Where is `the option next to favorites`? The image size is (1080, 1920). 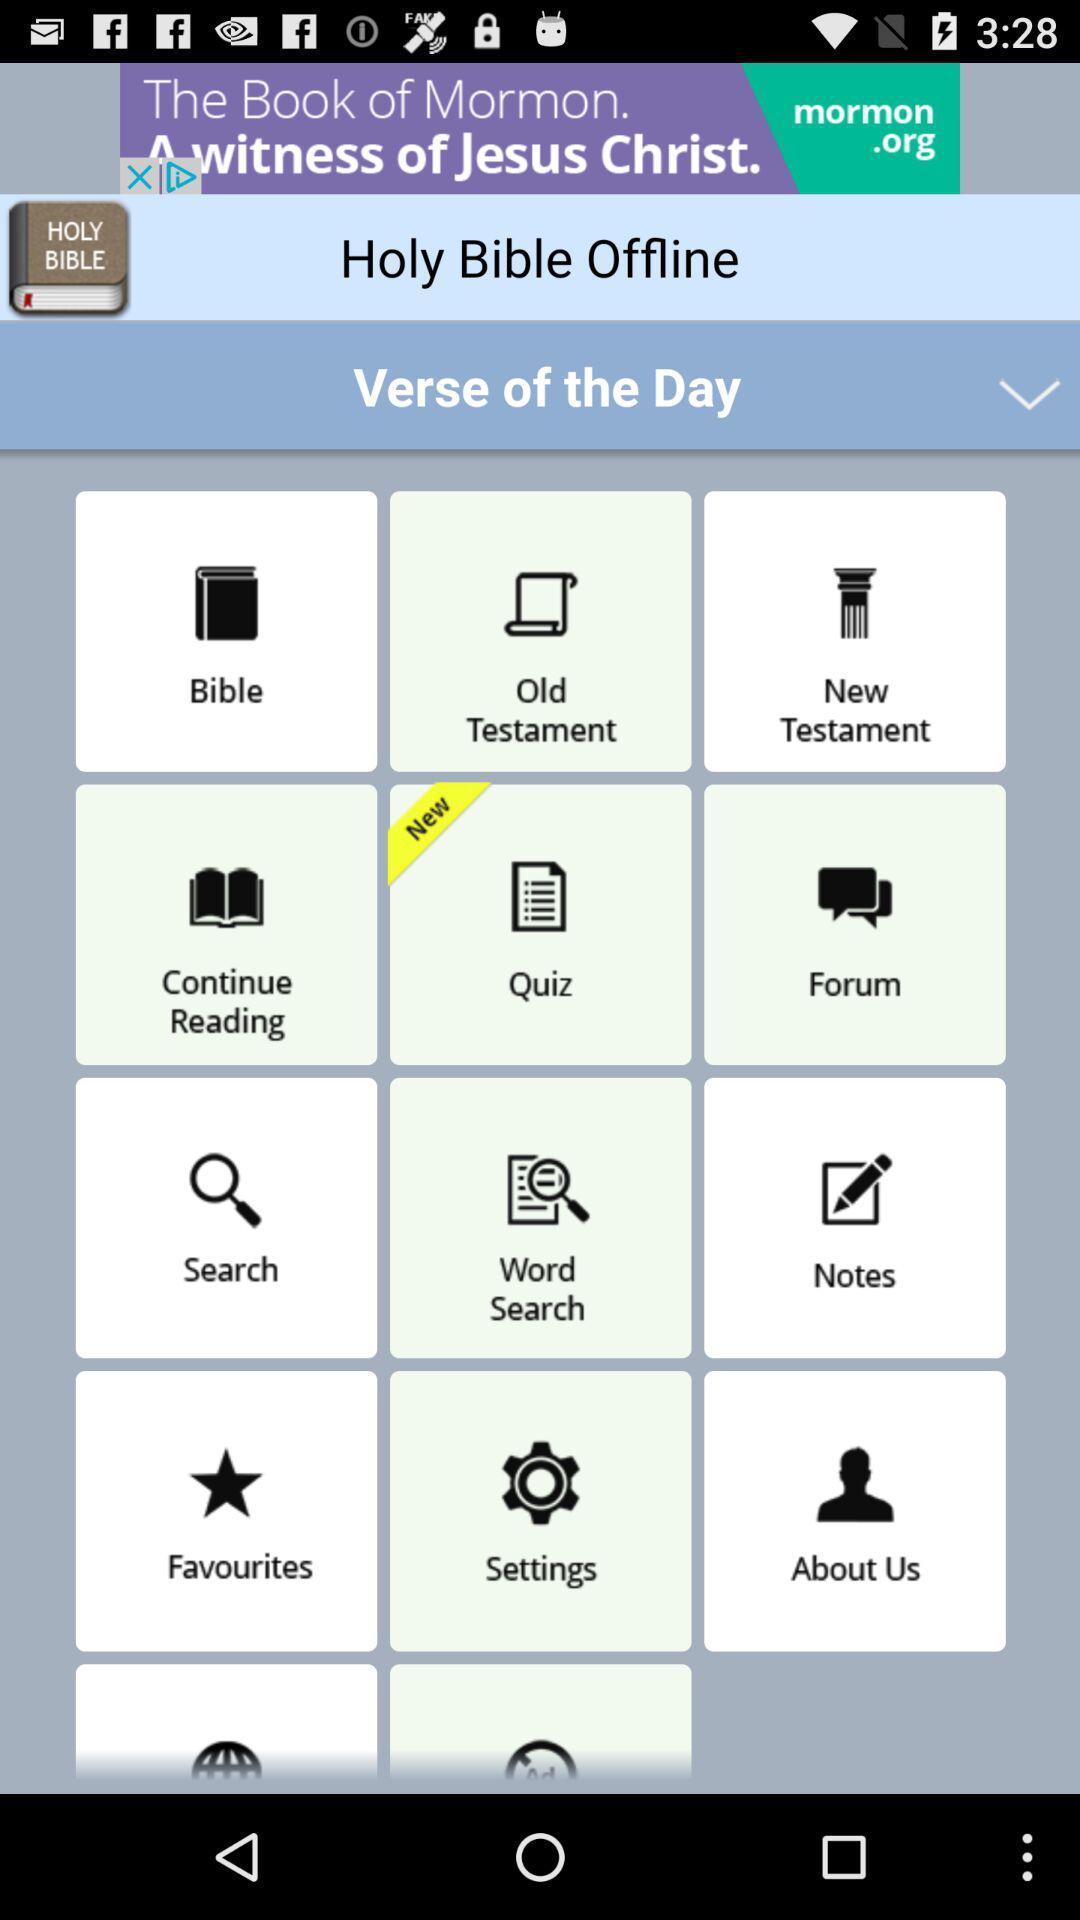 the option next to favorites is located at coordinates (540, 1511).